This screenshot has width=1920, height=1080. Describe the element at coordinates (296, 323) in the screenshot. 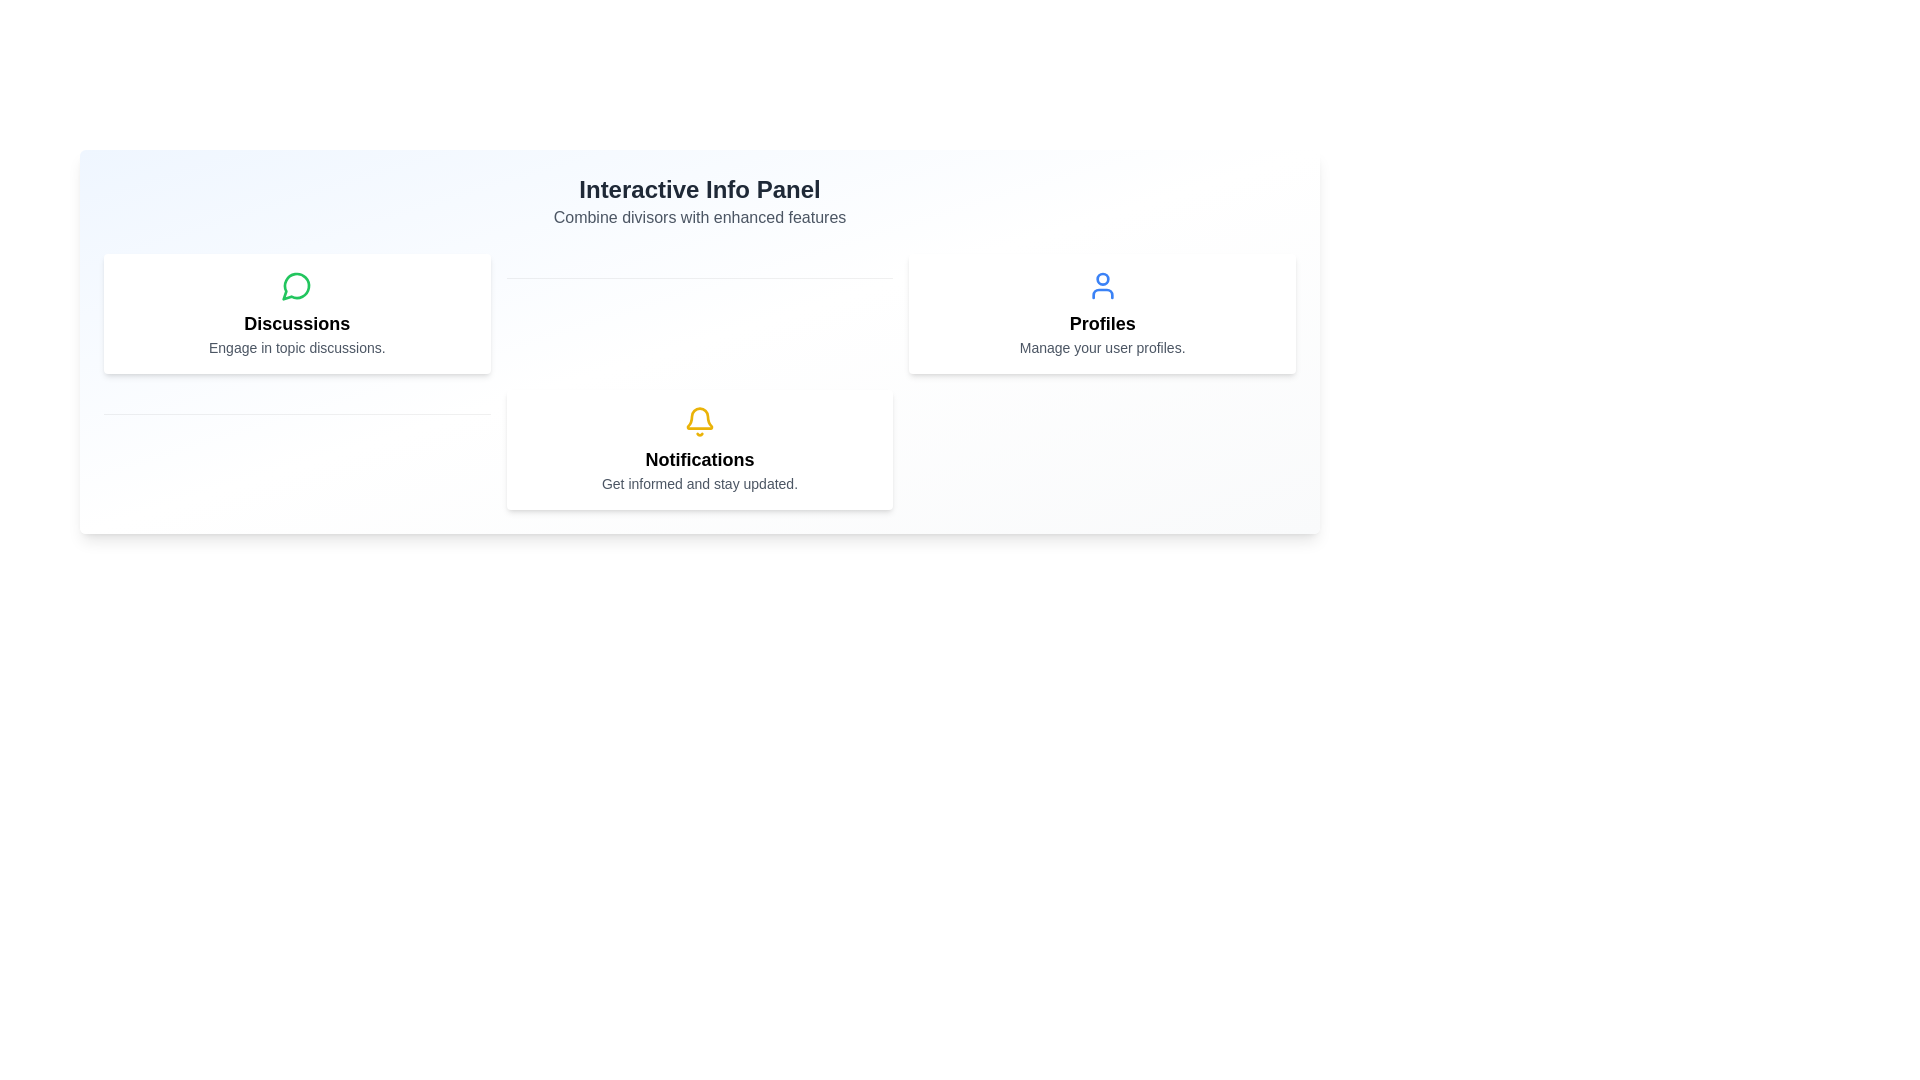

I see `the text label that serves as a section title or heading, located near the top-left portion of the interface, below an icon resembling a message bubble and above the descriptive text 'Engage in topic discussions.'` at that location.